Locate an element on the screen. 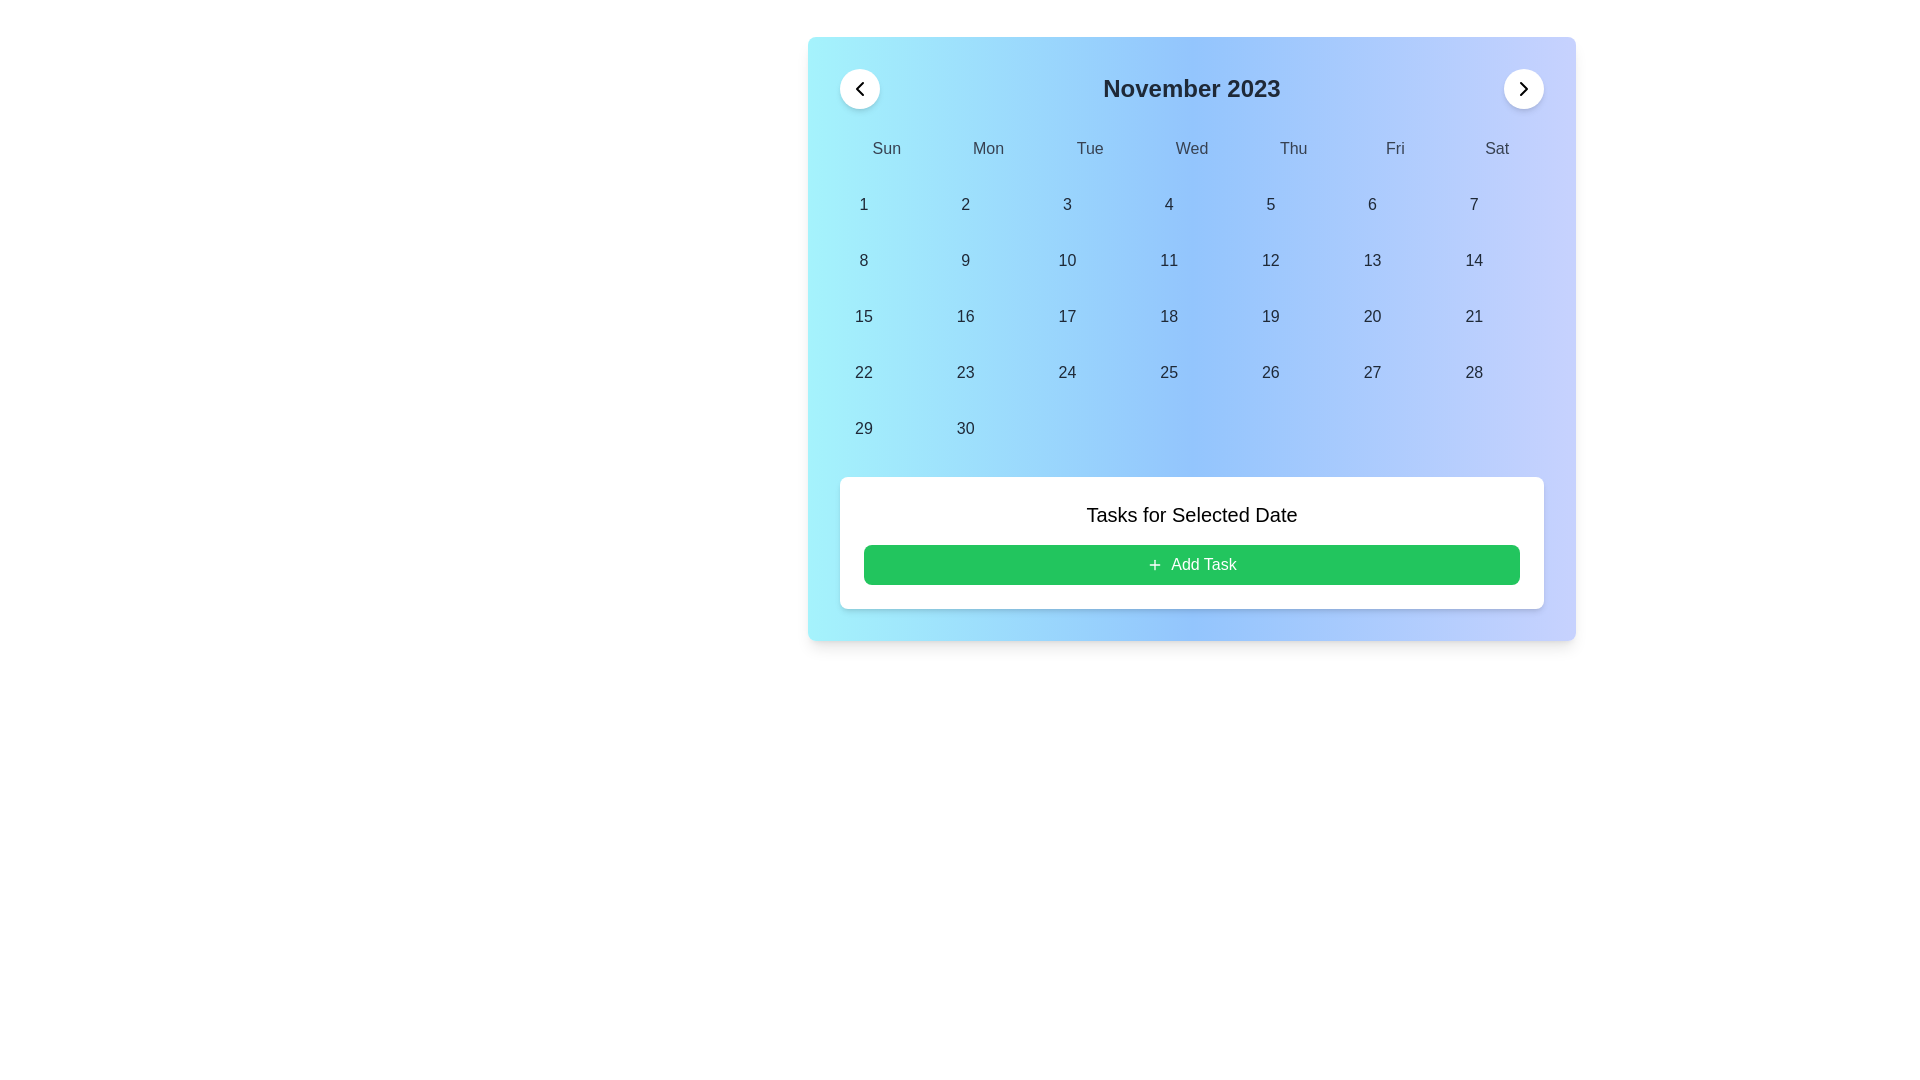 This screenshot has width=1920, height=1080. the interactive calendar day button displaying '14' is located at coordinates (1474, 260).